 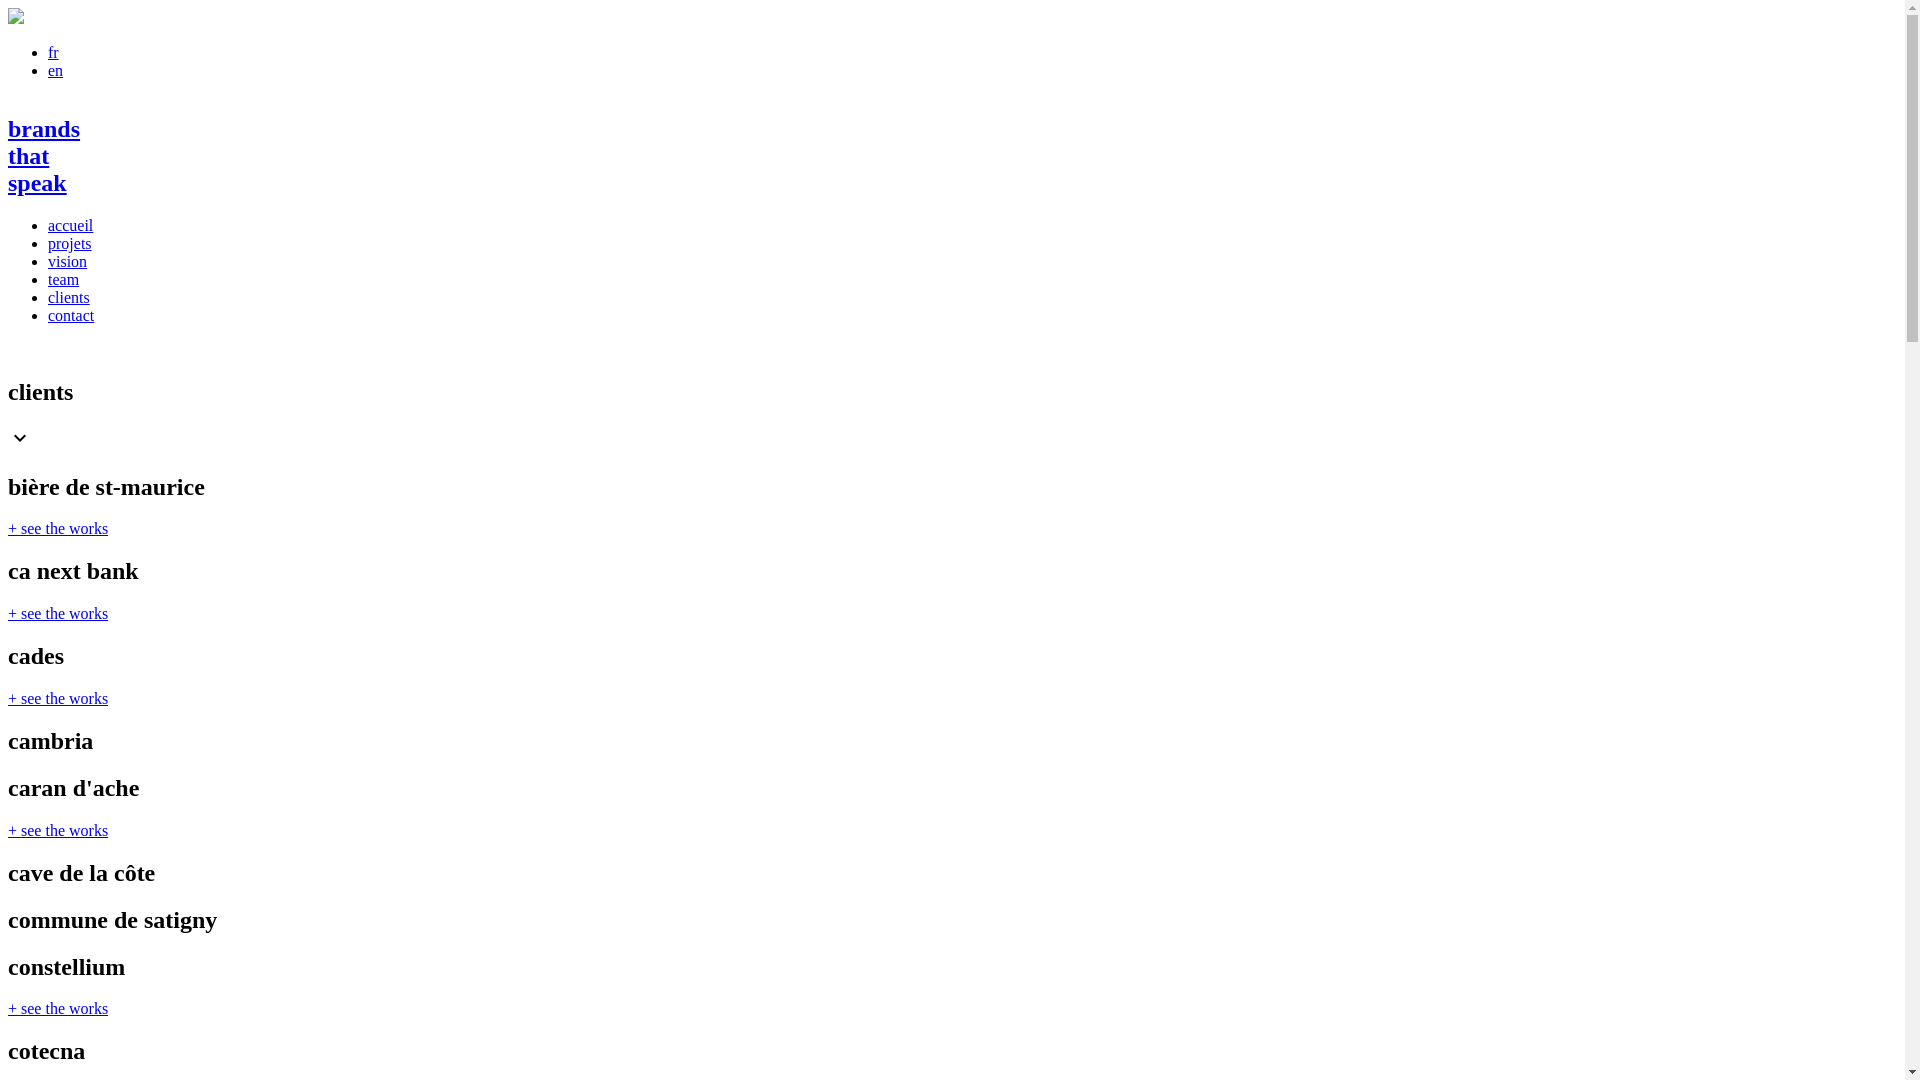 What do you see at coordinates (48, 51) in the screenshot?
I see `'fr'` at bounding box center [48, 51].